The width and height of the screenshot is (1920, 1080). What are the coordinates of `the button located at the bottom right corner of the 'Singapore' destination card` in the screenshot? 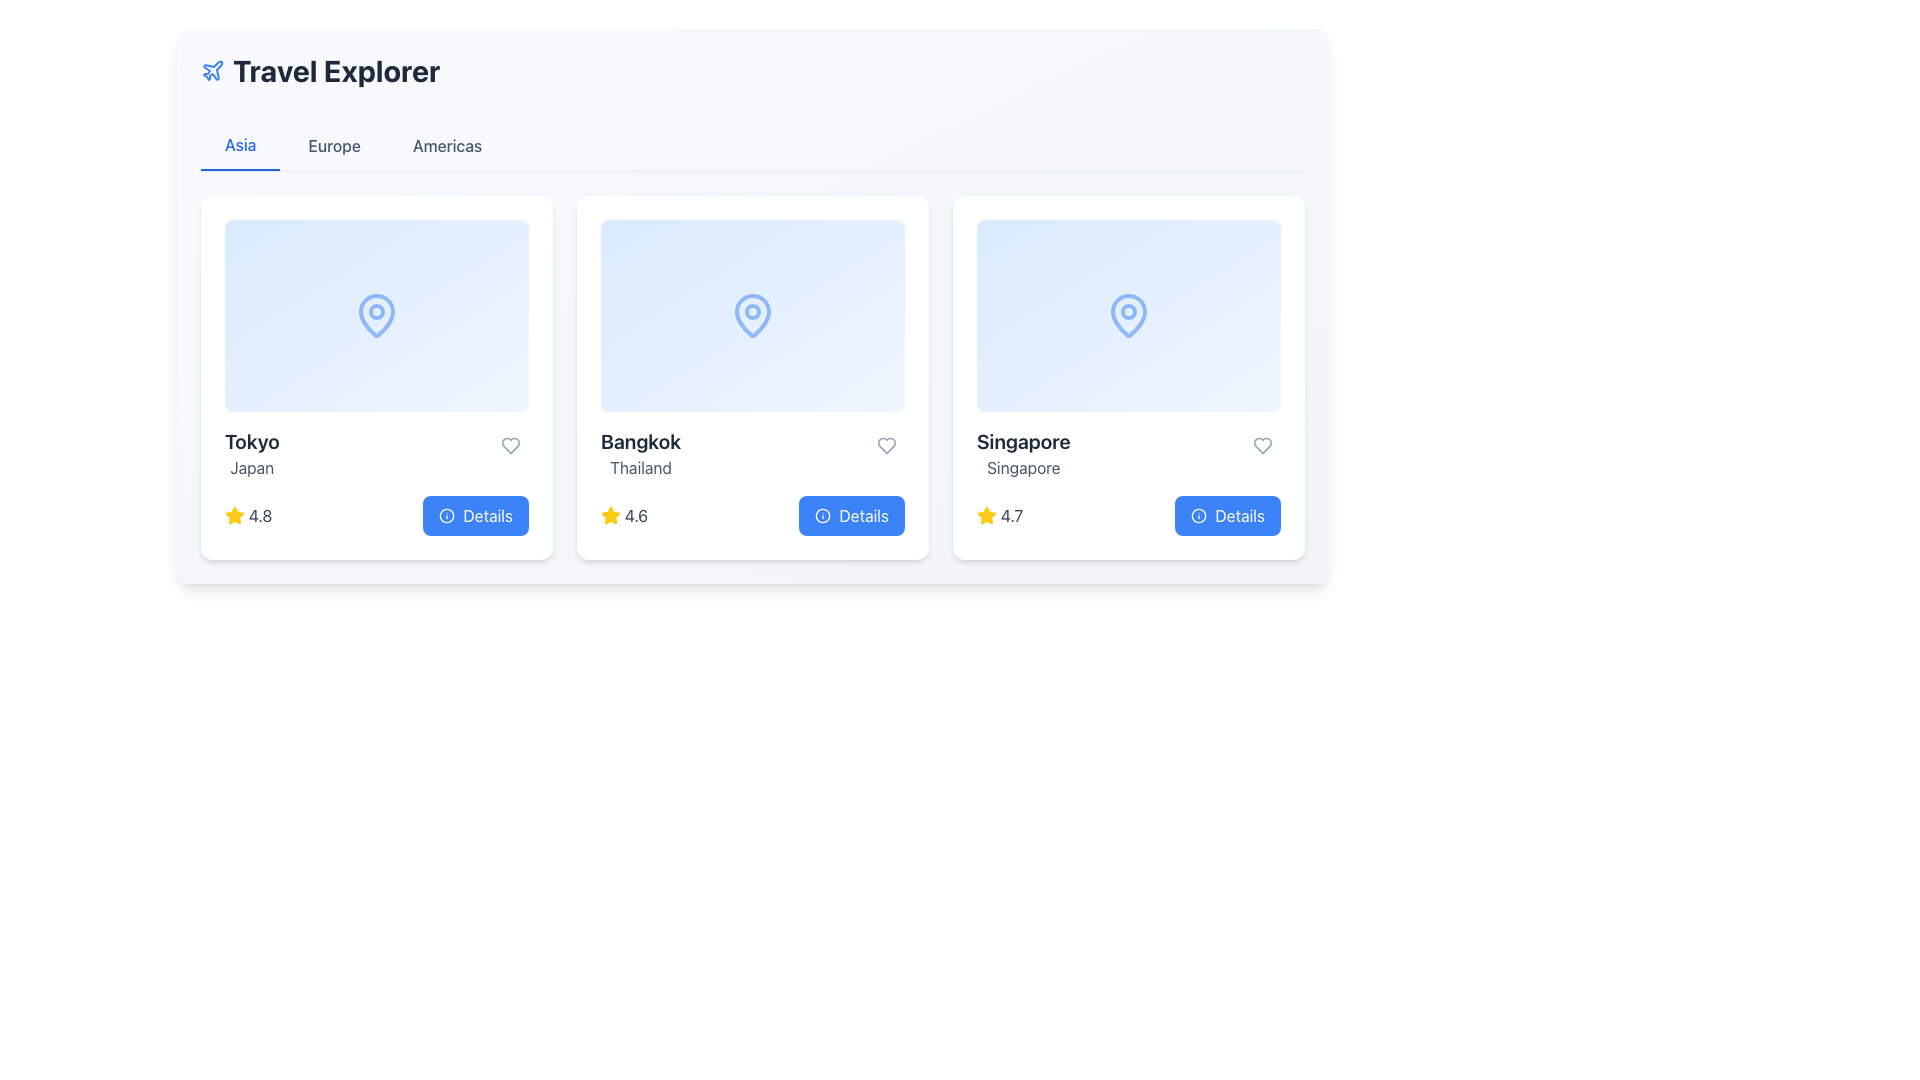 It's located at (1227, 515).